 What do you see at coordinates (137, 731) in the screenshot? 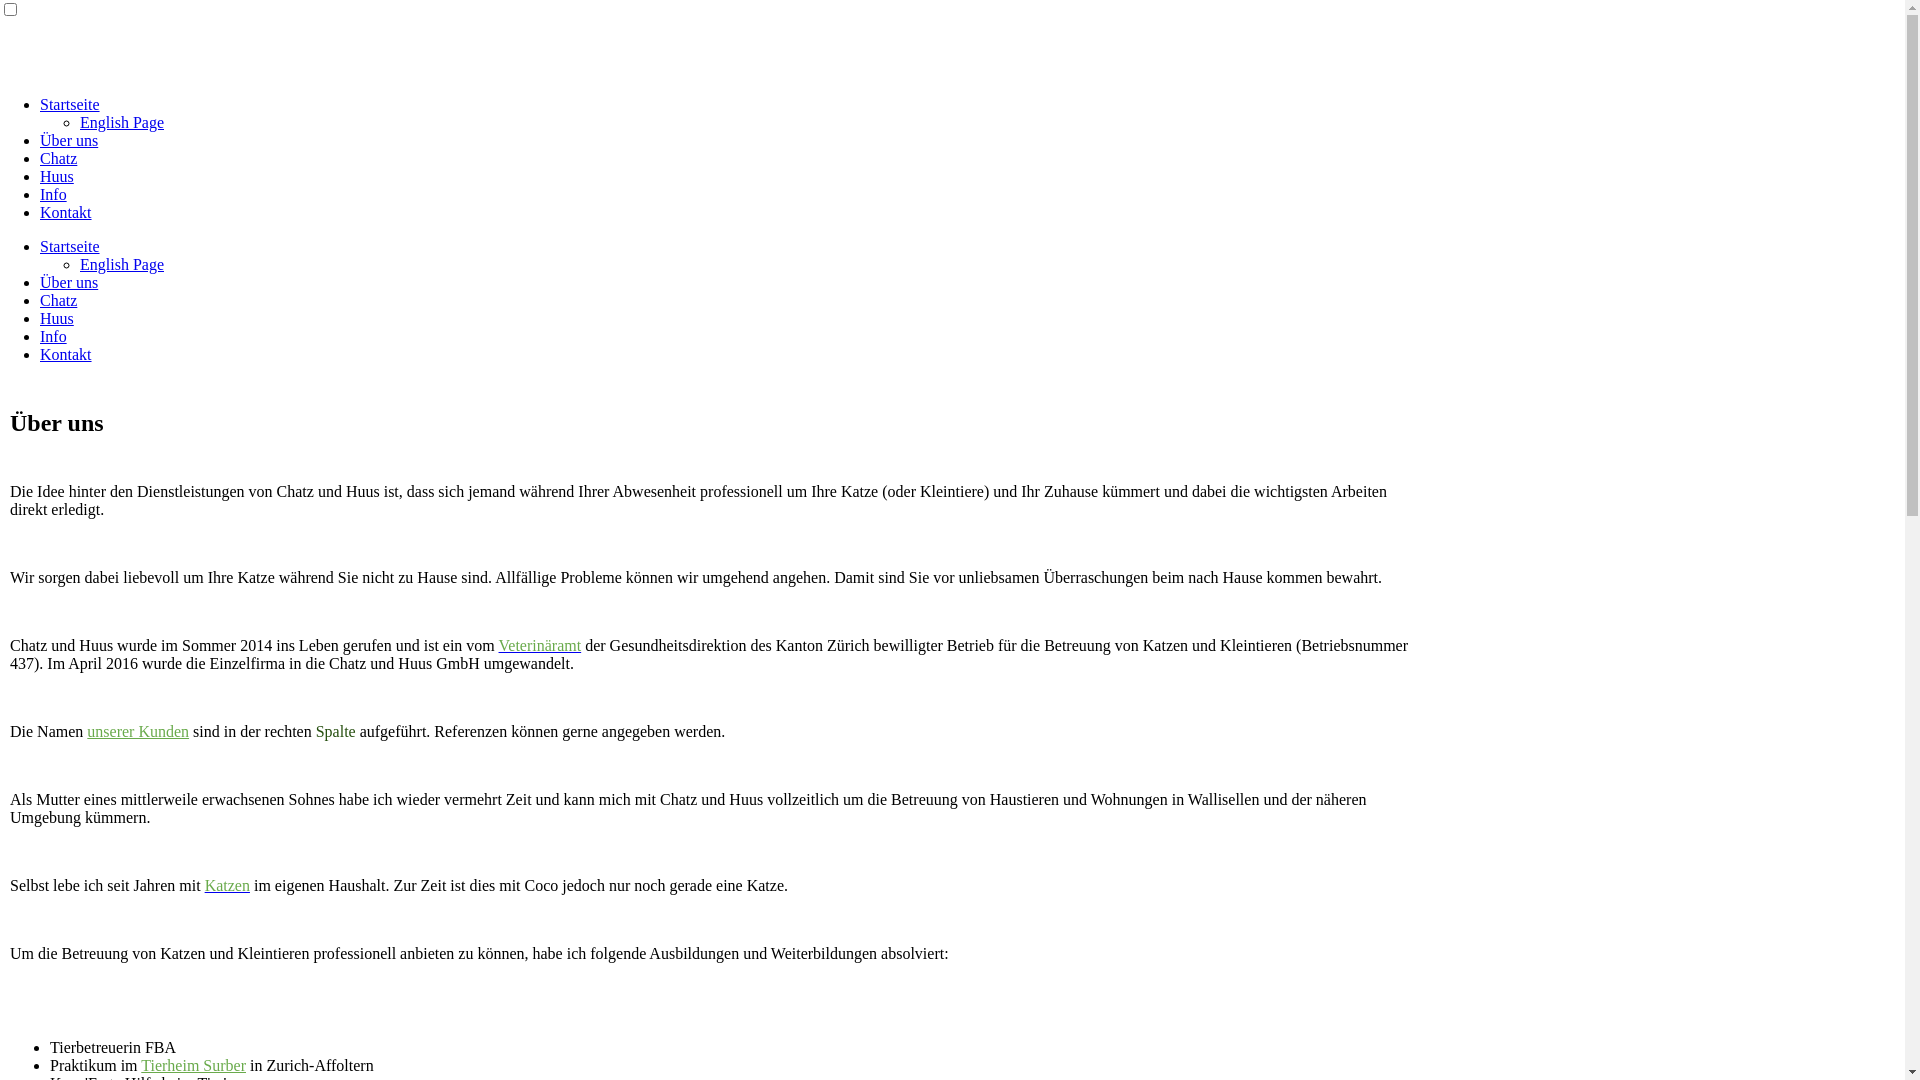
I see `'unserer Kunden'` at bounding box center [137, 731].